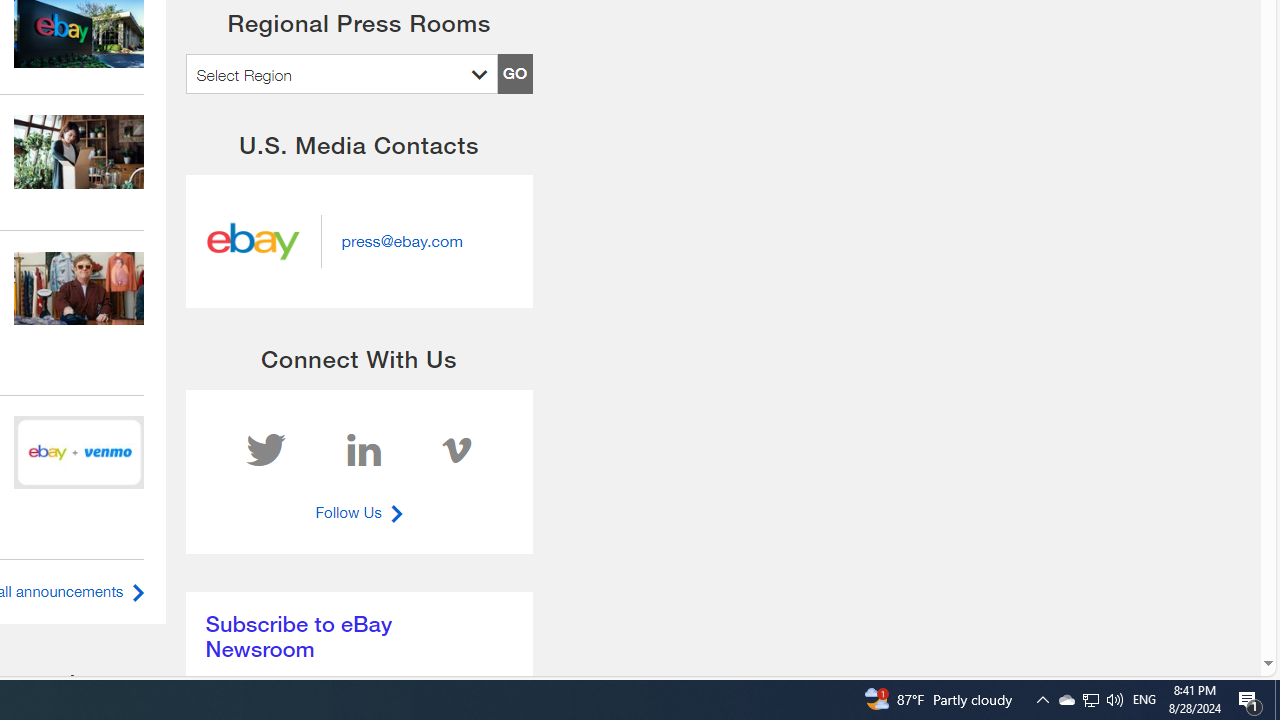 The width and height of the screenshot is (1280, 720). Describe the element at coordinates (400, 240) in the screenshot. I see `'Send email to press@ebay.com'` at that location.